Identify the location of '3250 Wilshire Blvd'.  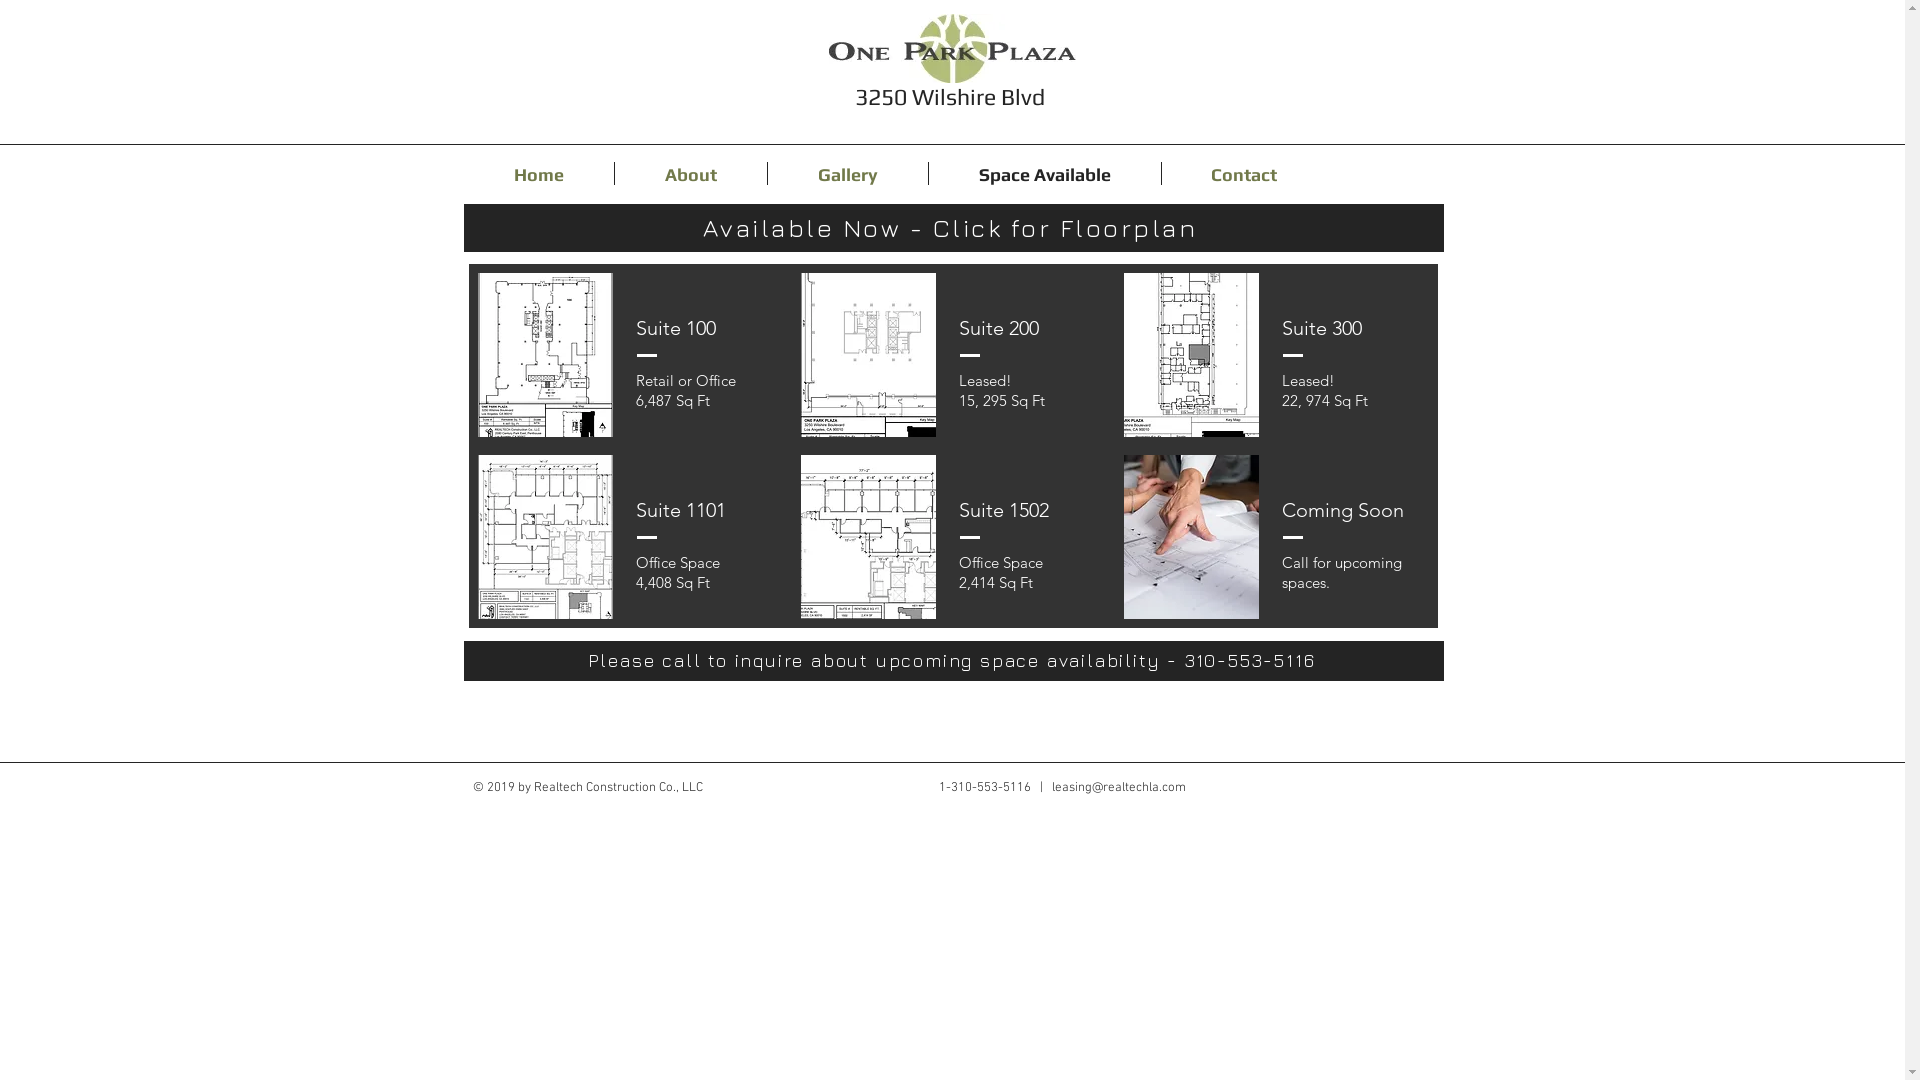
(949, 96).